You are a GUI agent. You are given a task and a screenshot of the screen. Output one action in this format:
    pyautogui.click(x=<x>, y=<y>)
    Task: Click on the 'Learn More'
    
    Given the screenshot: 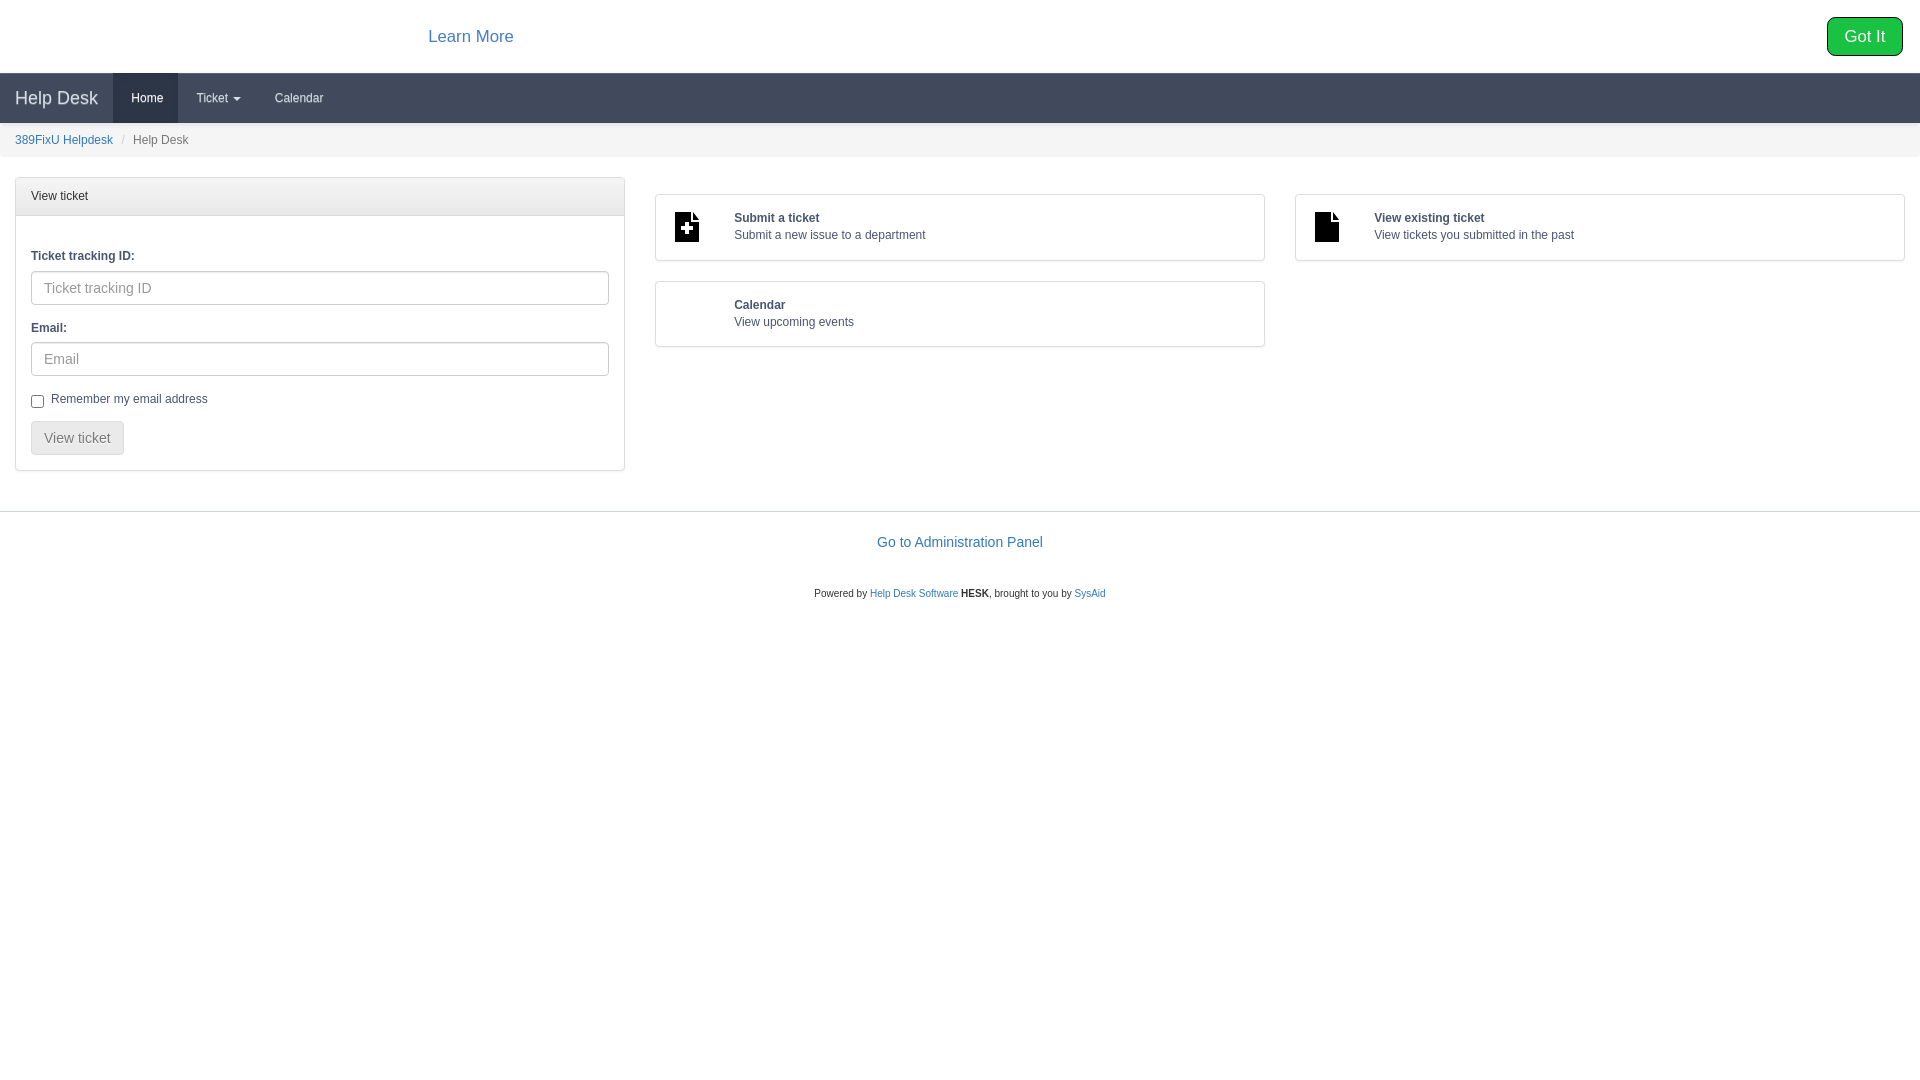 What is the action you would take?
    pyautogui.click(x=469, y=35)
    